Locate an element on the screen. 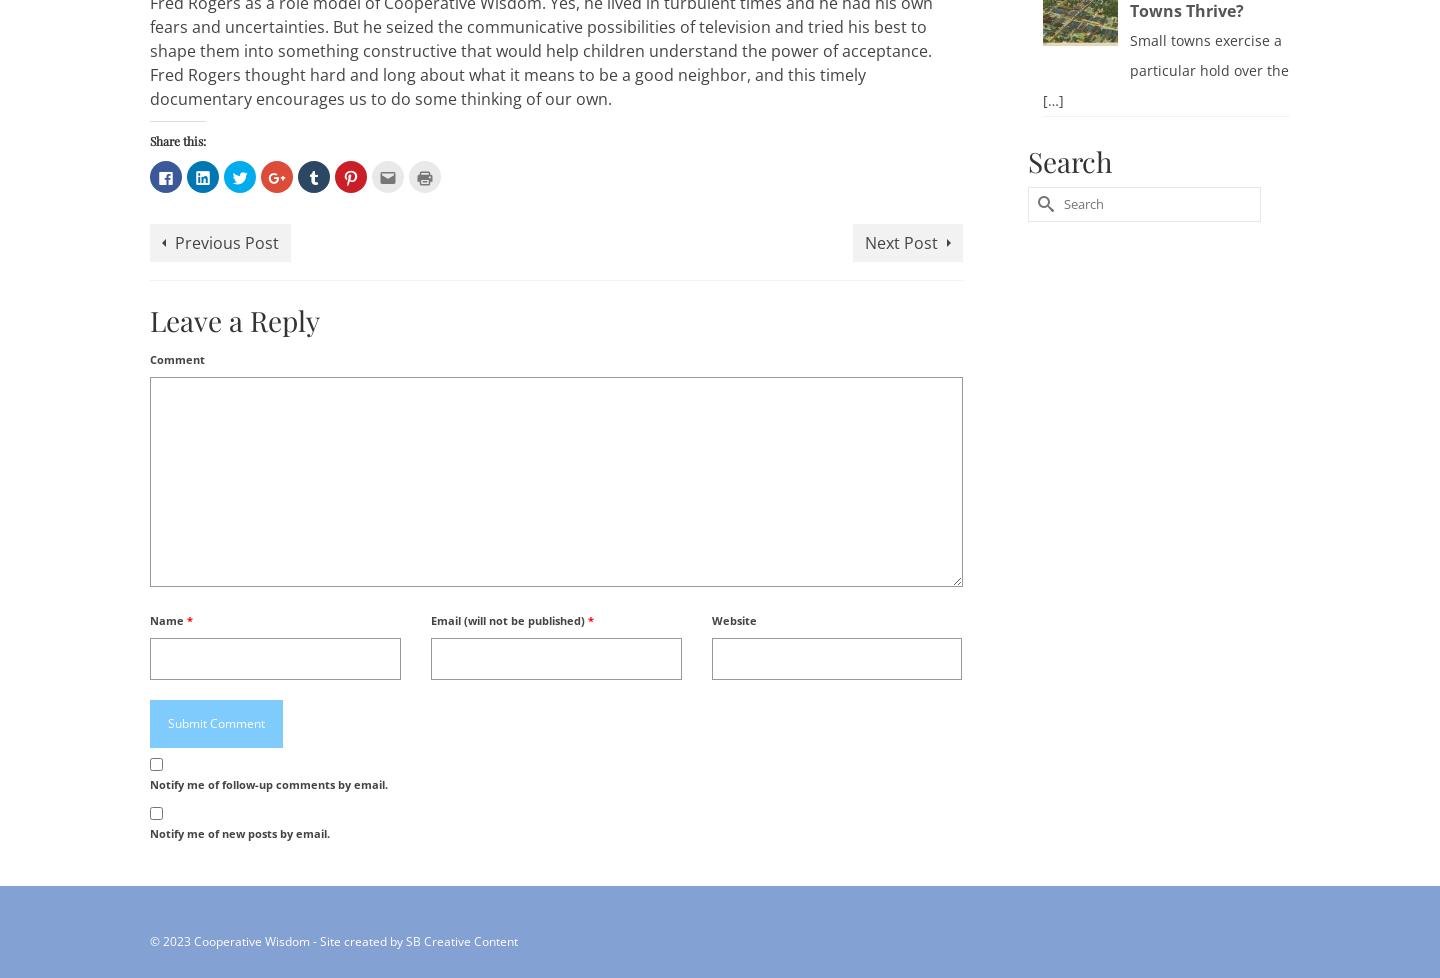  'SB Creative Content' is located at coordinates (461, 939).